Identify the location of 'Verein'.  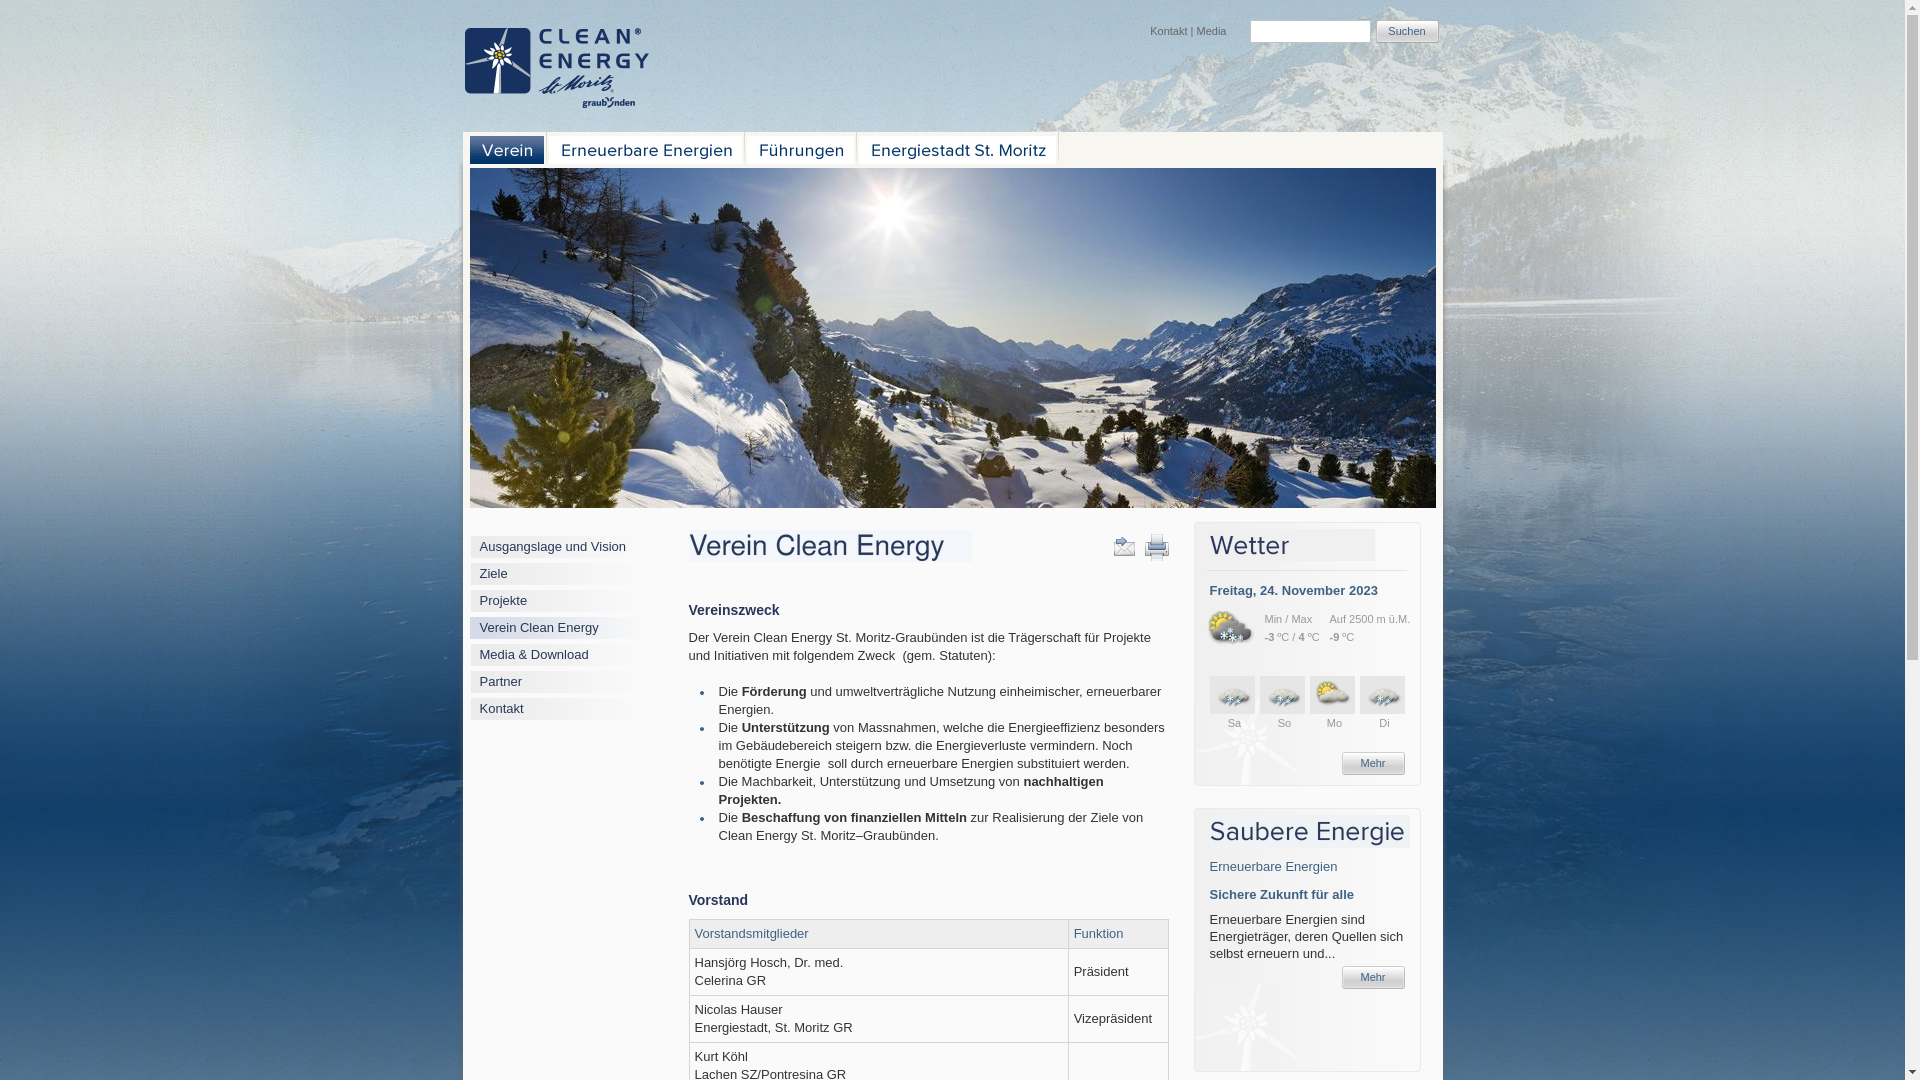
(507, 149).